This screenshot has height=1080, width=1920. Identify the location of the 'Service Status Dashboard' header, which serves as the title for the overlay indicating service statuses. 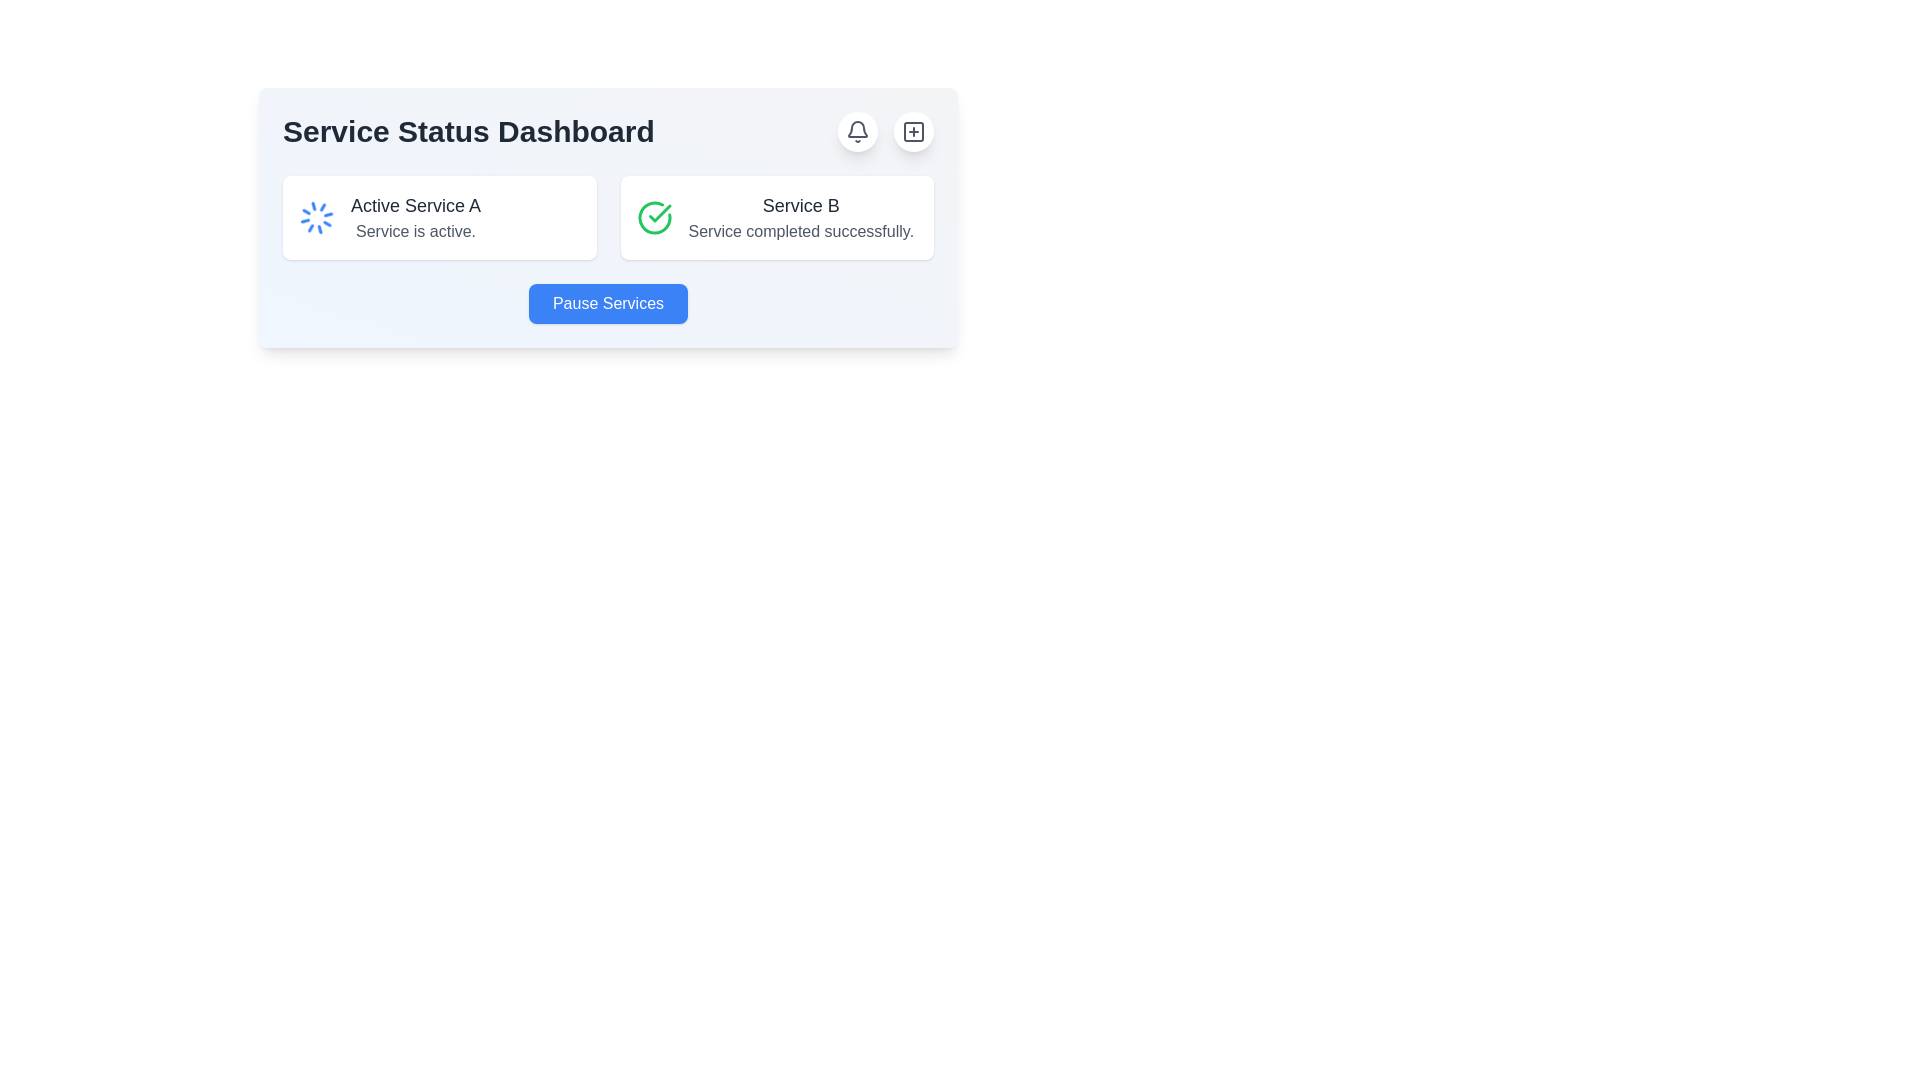
(607, 131).